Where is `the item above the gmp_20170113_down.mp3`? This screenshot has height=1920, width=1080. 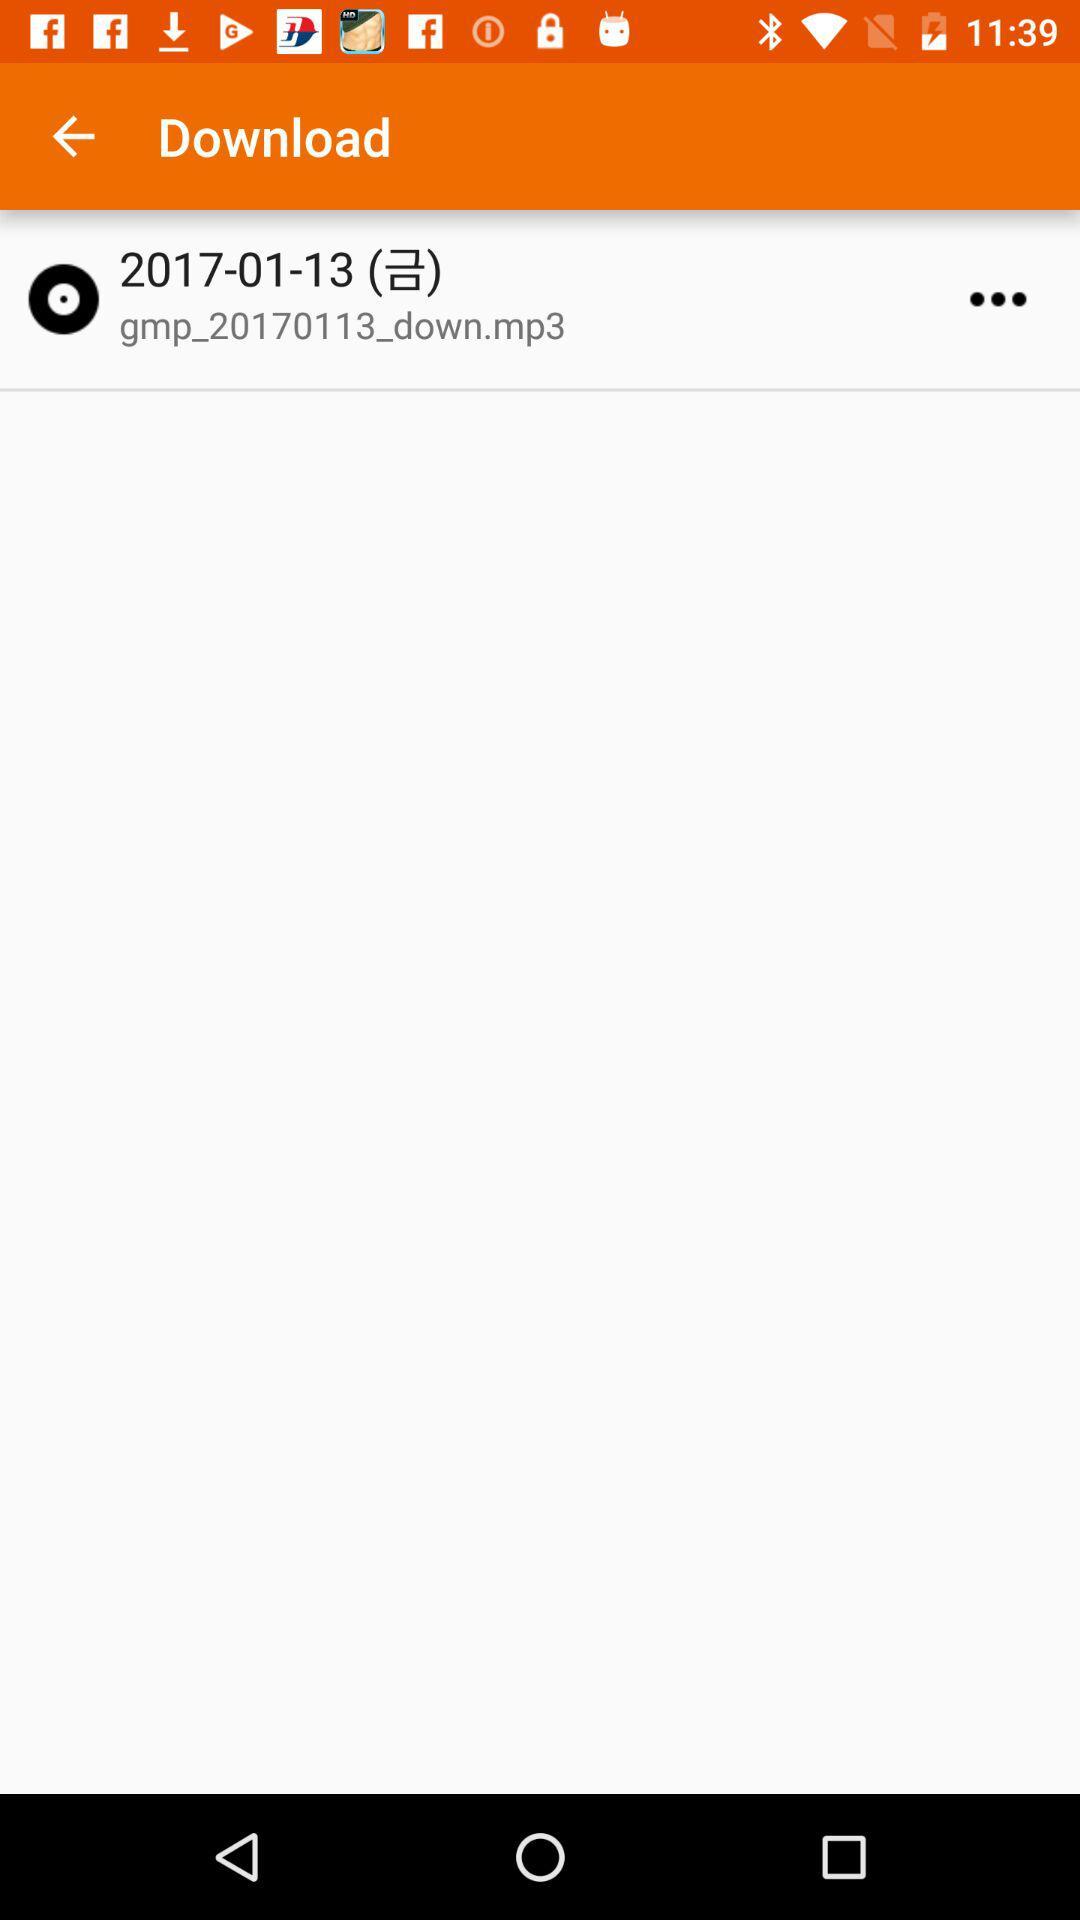
the item above the gmp_20170113_down.mp3 is located at coordinates (549, 267).